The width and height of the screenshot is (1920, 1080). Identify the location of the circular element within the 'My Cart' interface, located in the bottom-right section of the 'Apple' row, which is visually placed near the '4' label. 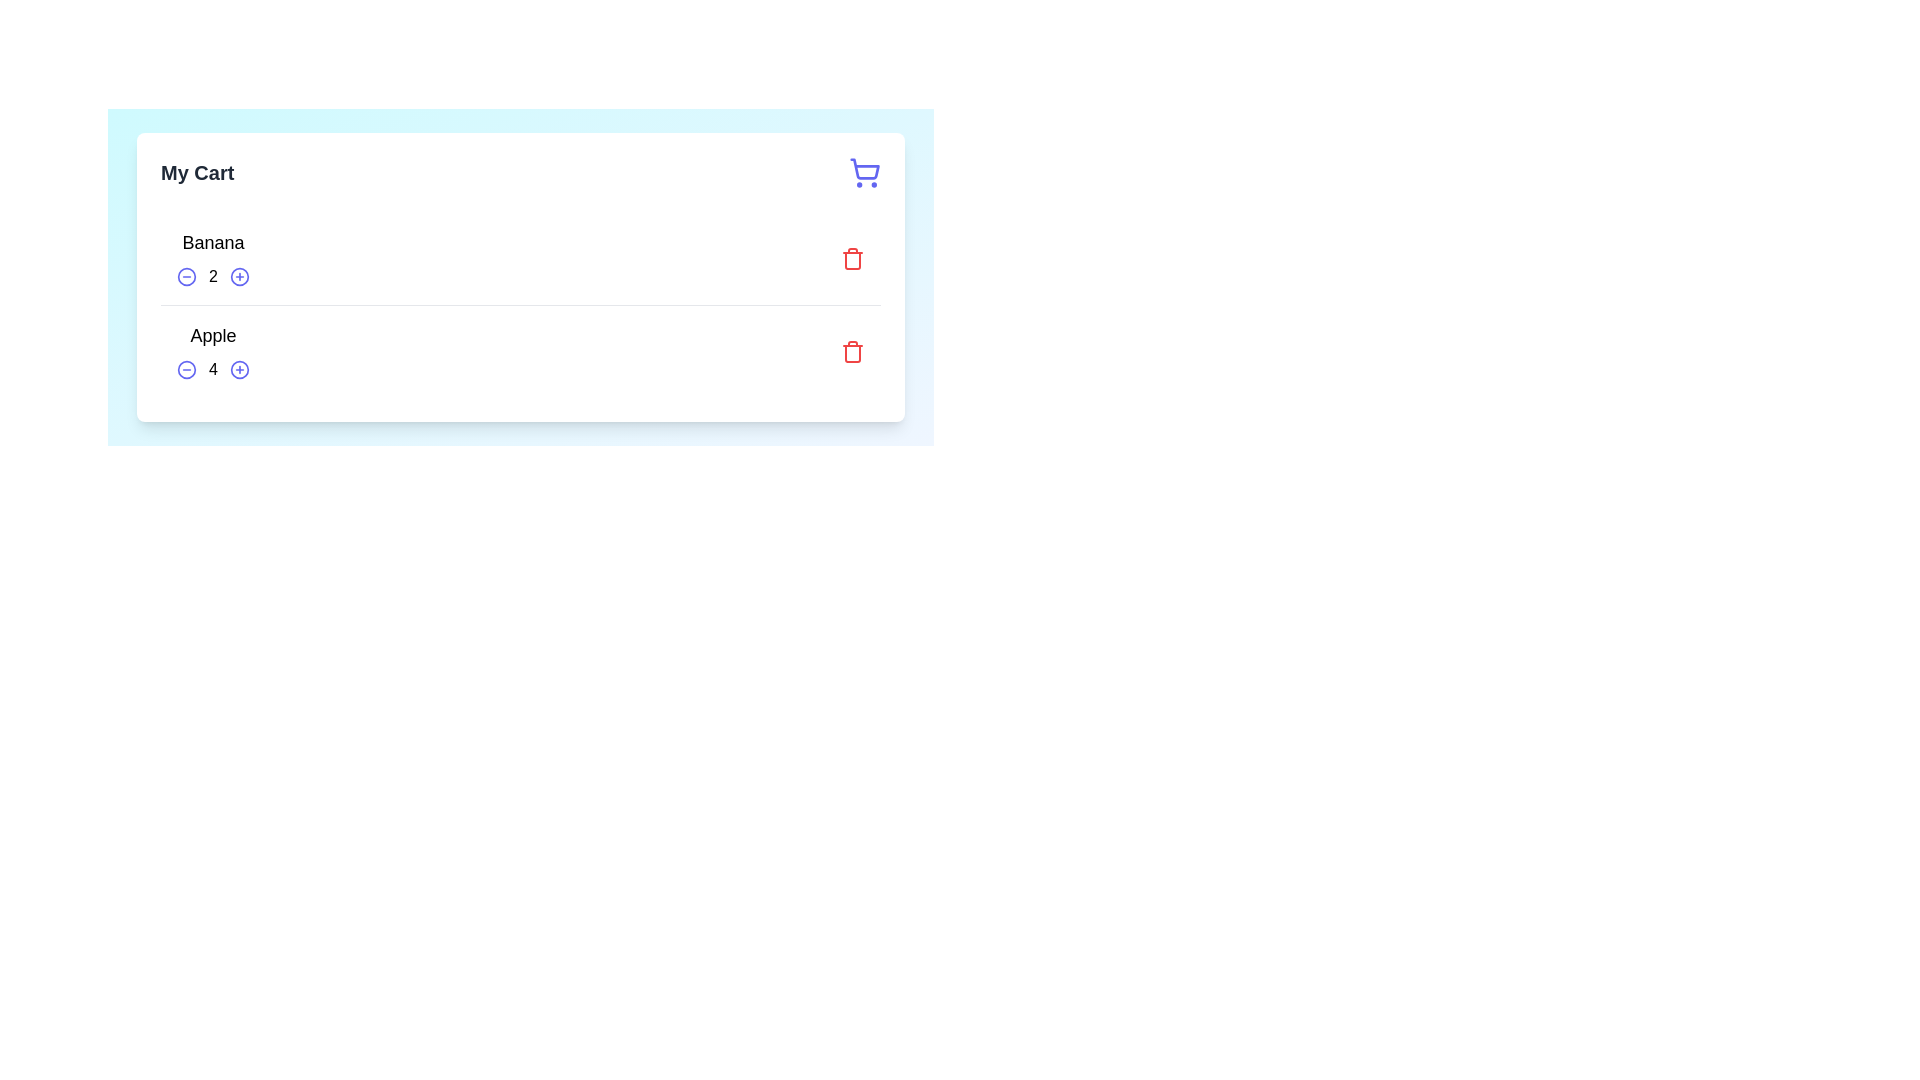
(240, 370).